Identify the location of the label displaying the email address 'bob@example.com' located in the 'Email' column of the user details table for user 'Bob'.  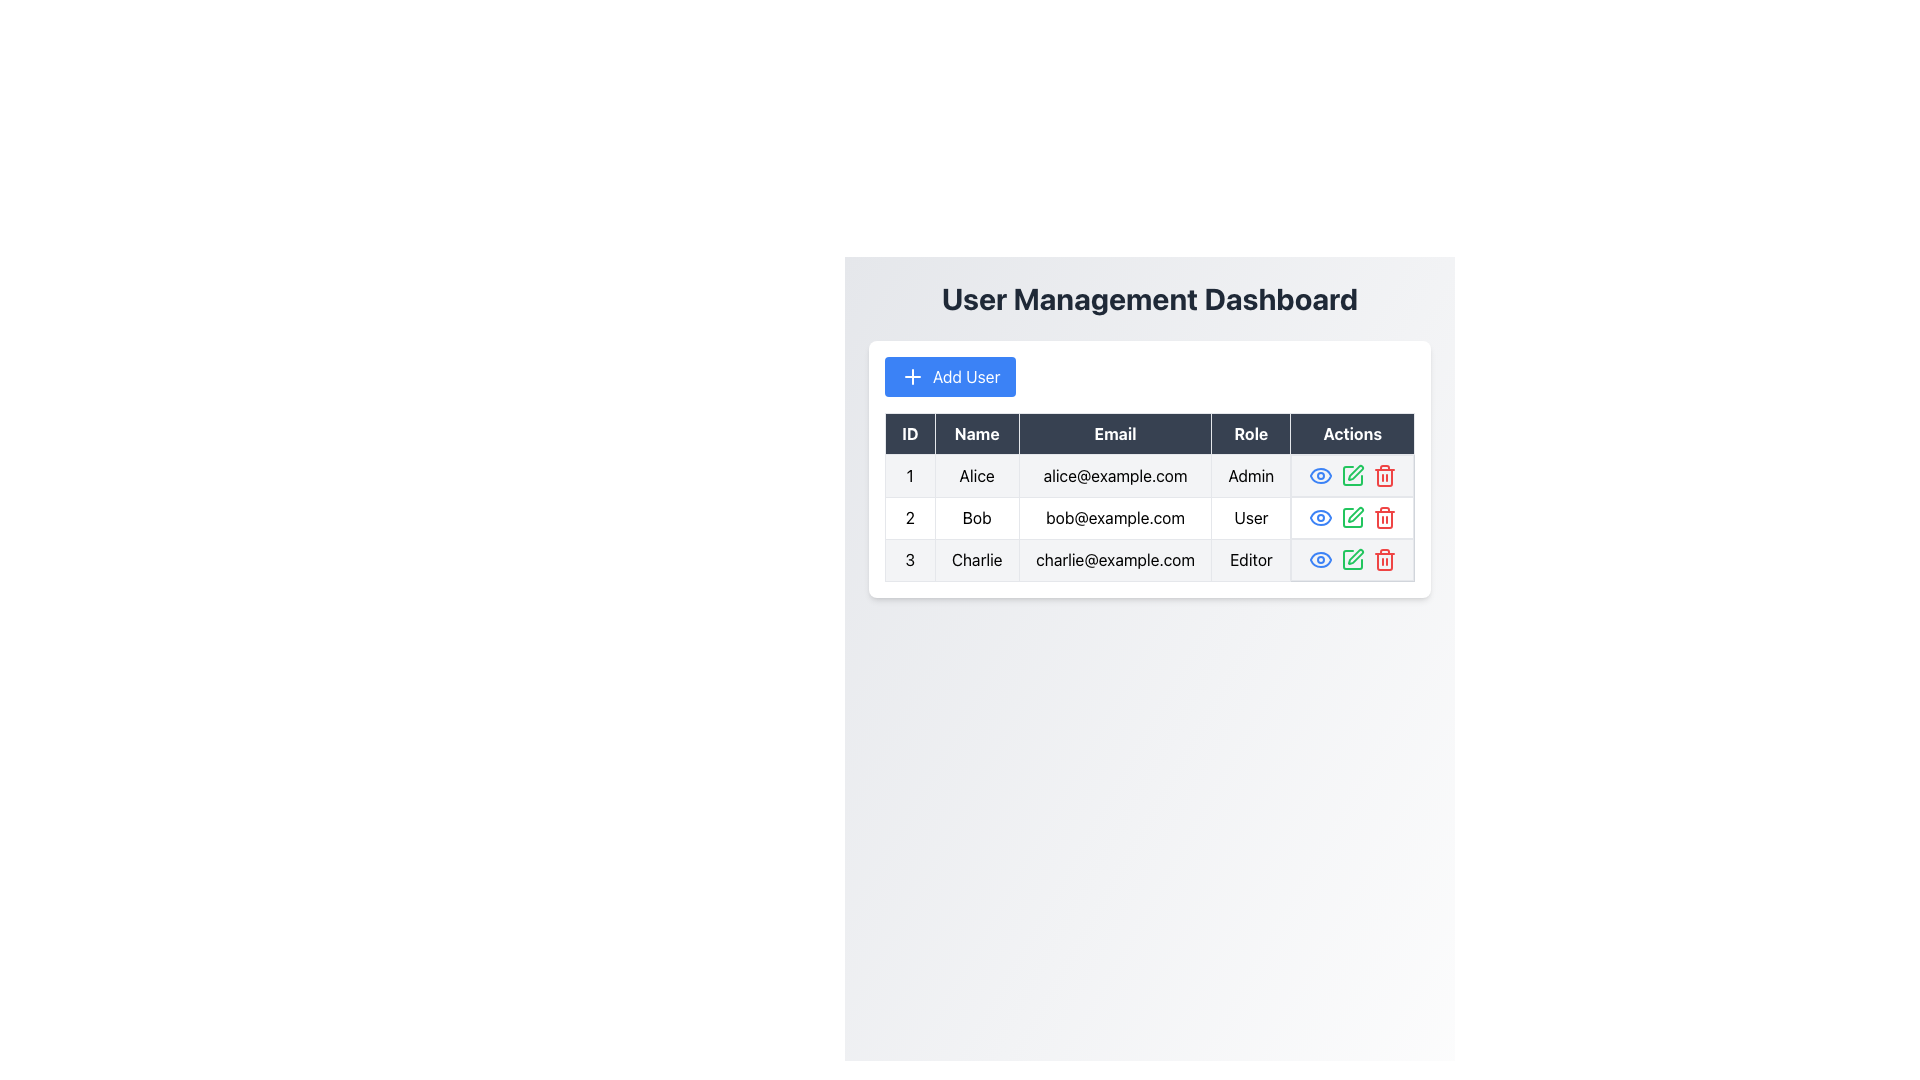
(1114, 516).